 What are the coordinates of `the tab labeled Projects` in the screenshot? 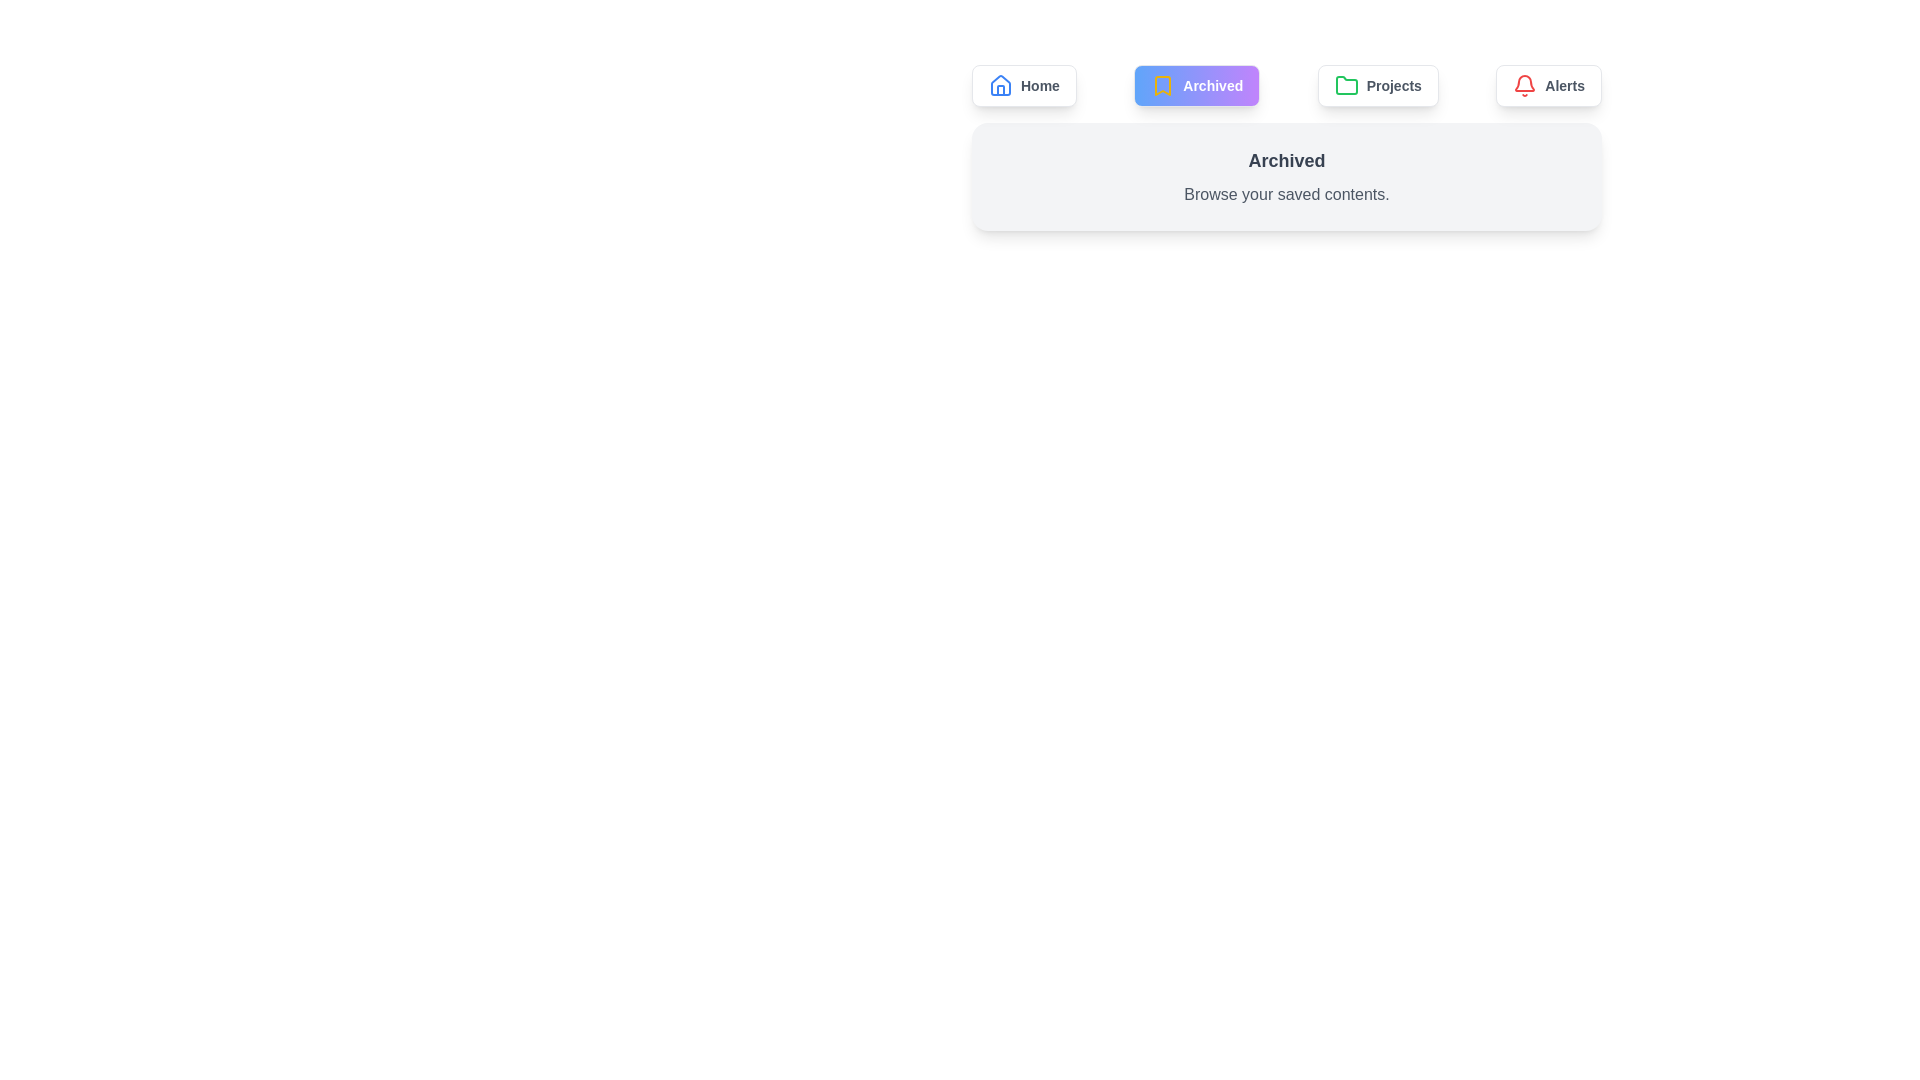 It's located at (1377, 84).